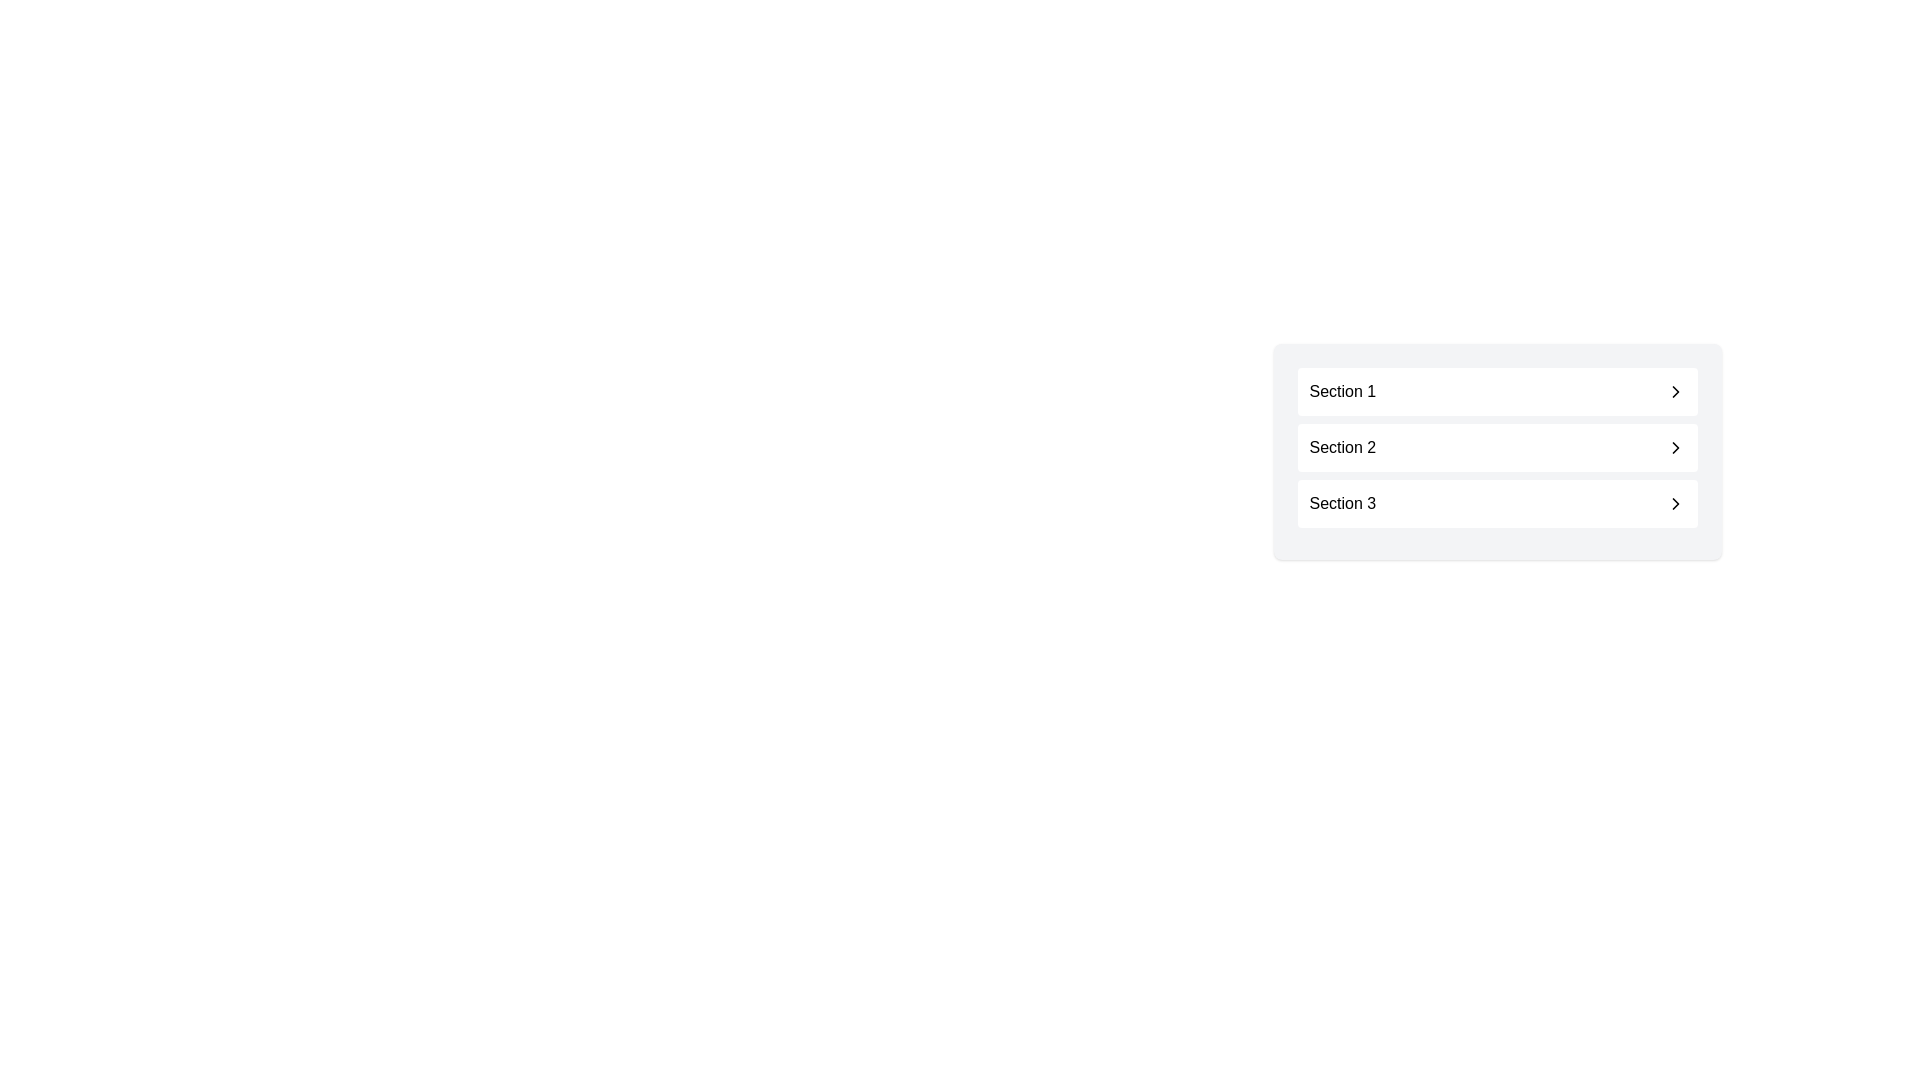  Describe the element at coordinates (1497, 451) in the screenshot. I see `the List item representing 'Section 2'` at that location.